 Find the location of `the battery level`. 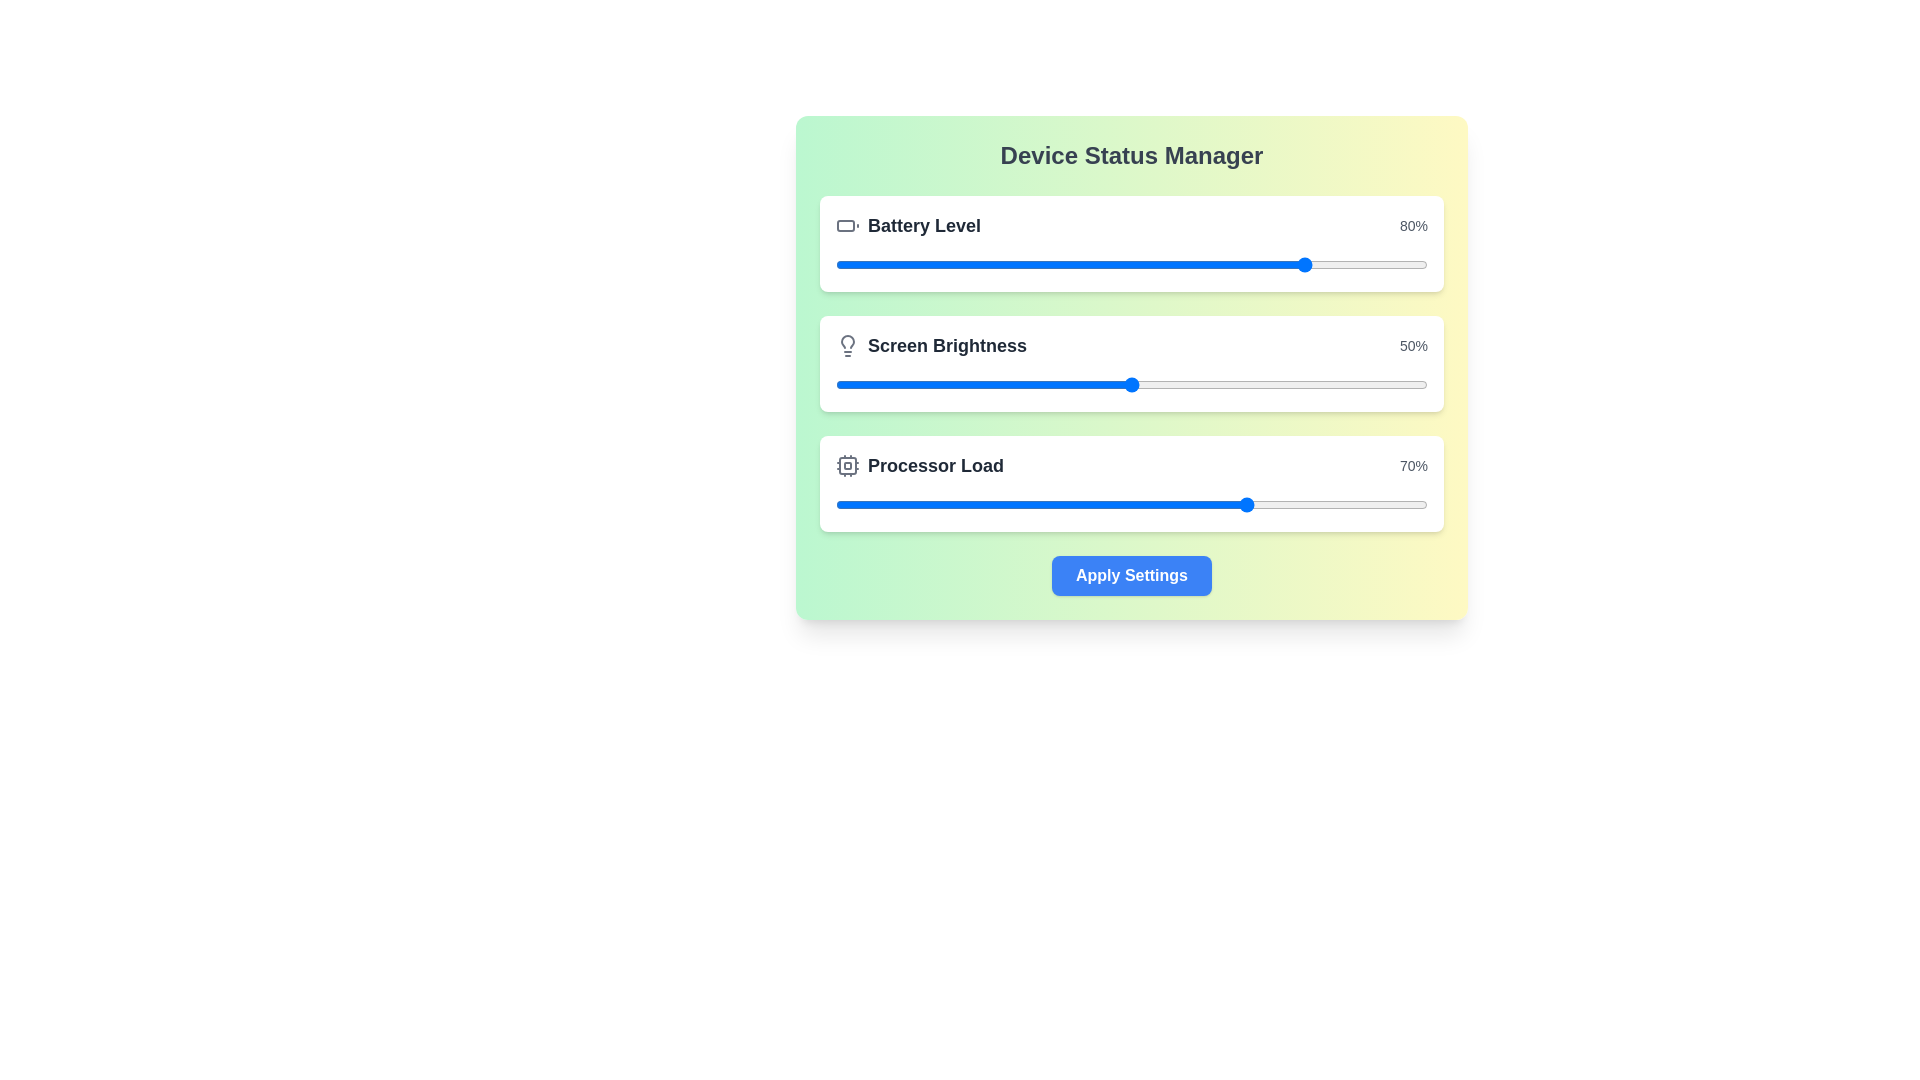

the battery level is located at coordinates (1237, 264).